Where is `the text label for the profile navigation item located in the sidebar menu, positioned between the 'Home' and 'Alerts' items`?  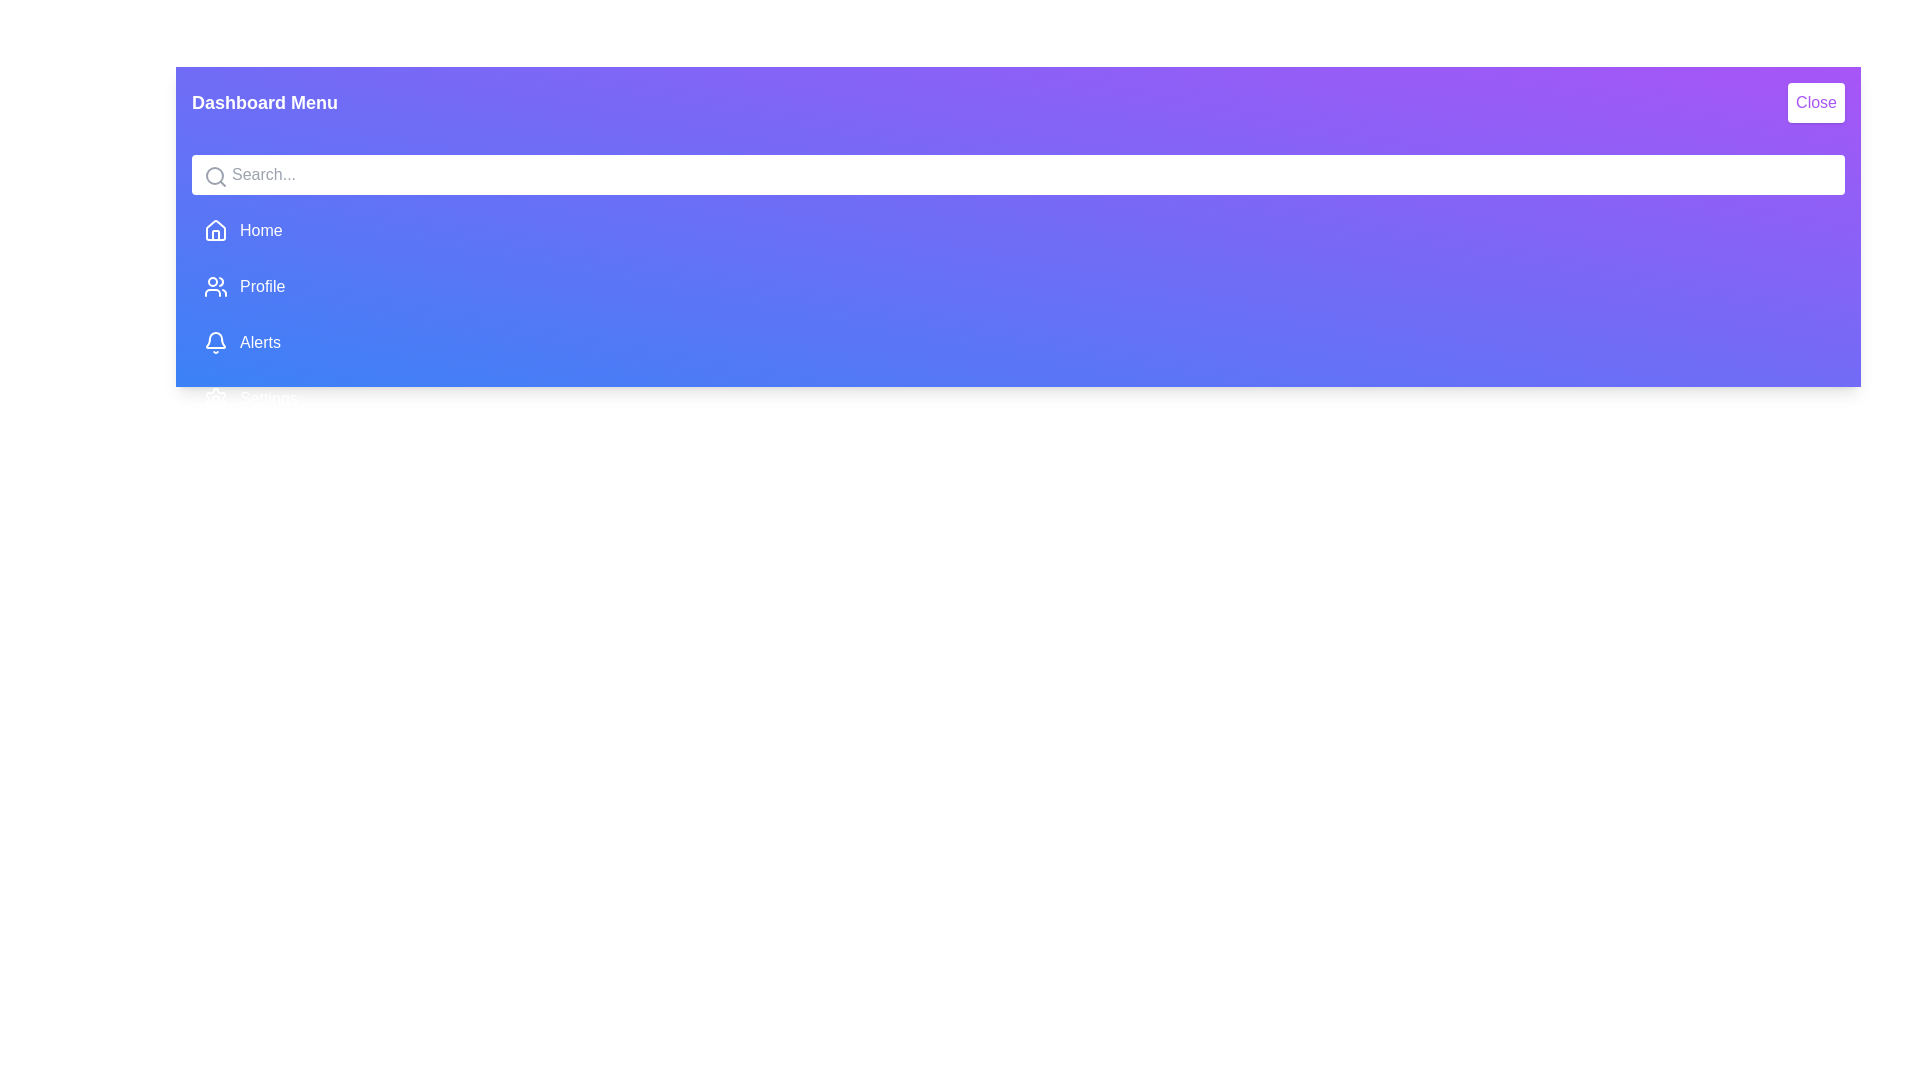
the text label for the profile navigation item located in the sidebar menu, positioned between the 'Home' and 'Alerts' items is located at coordinates (261, 286).